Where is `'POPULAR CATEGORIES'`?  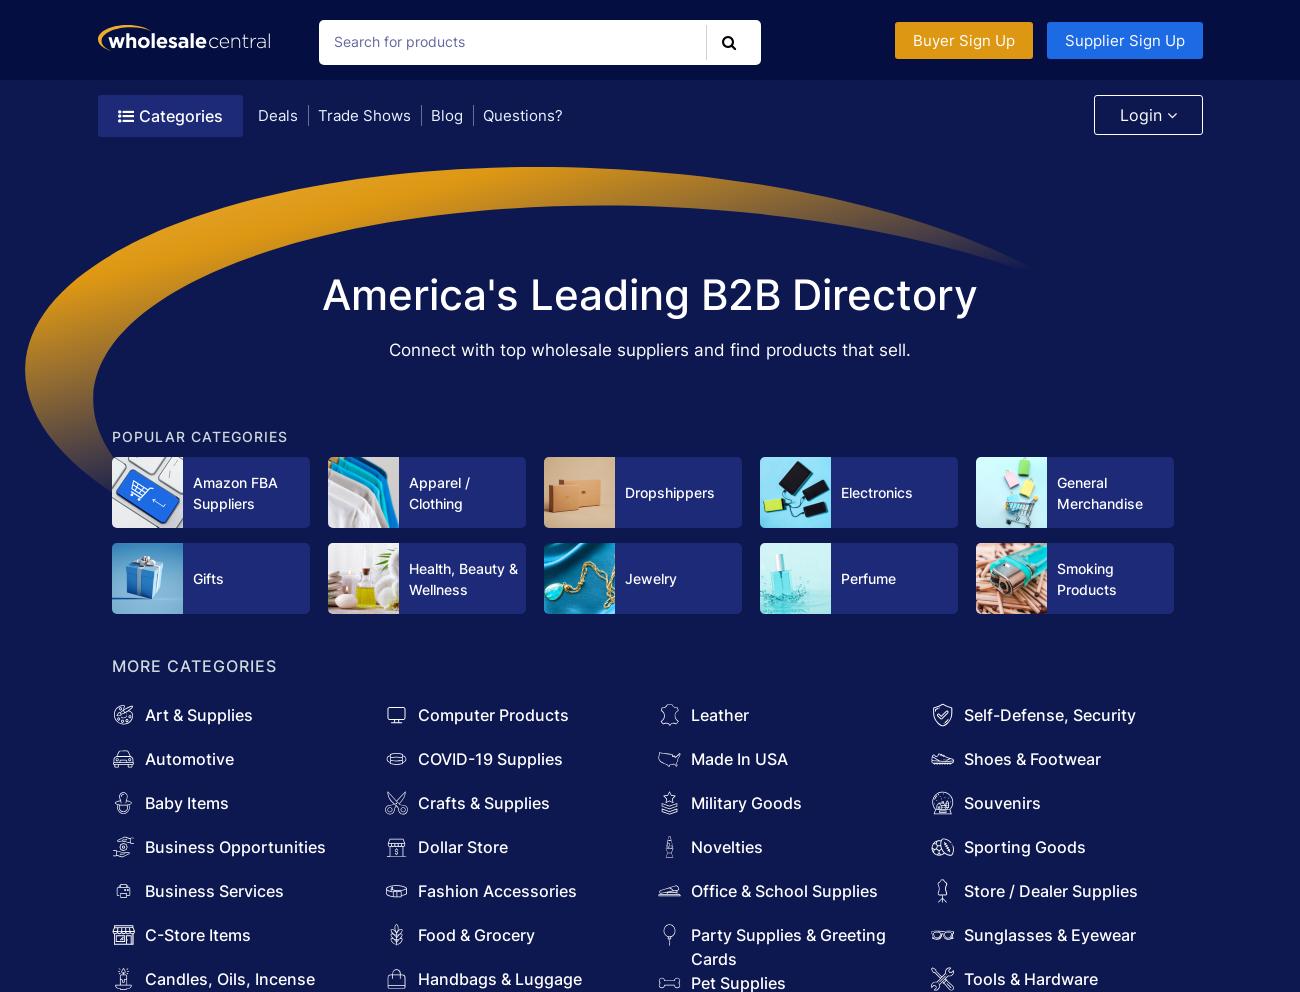
'POPULAR CATEGORIES' is located at coordinates (199, 435).